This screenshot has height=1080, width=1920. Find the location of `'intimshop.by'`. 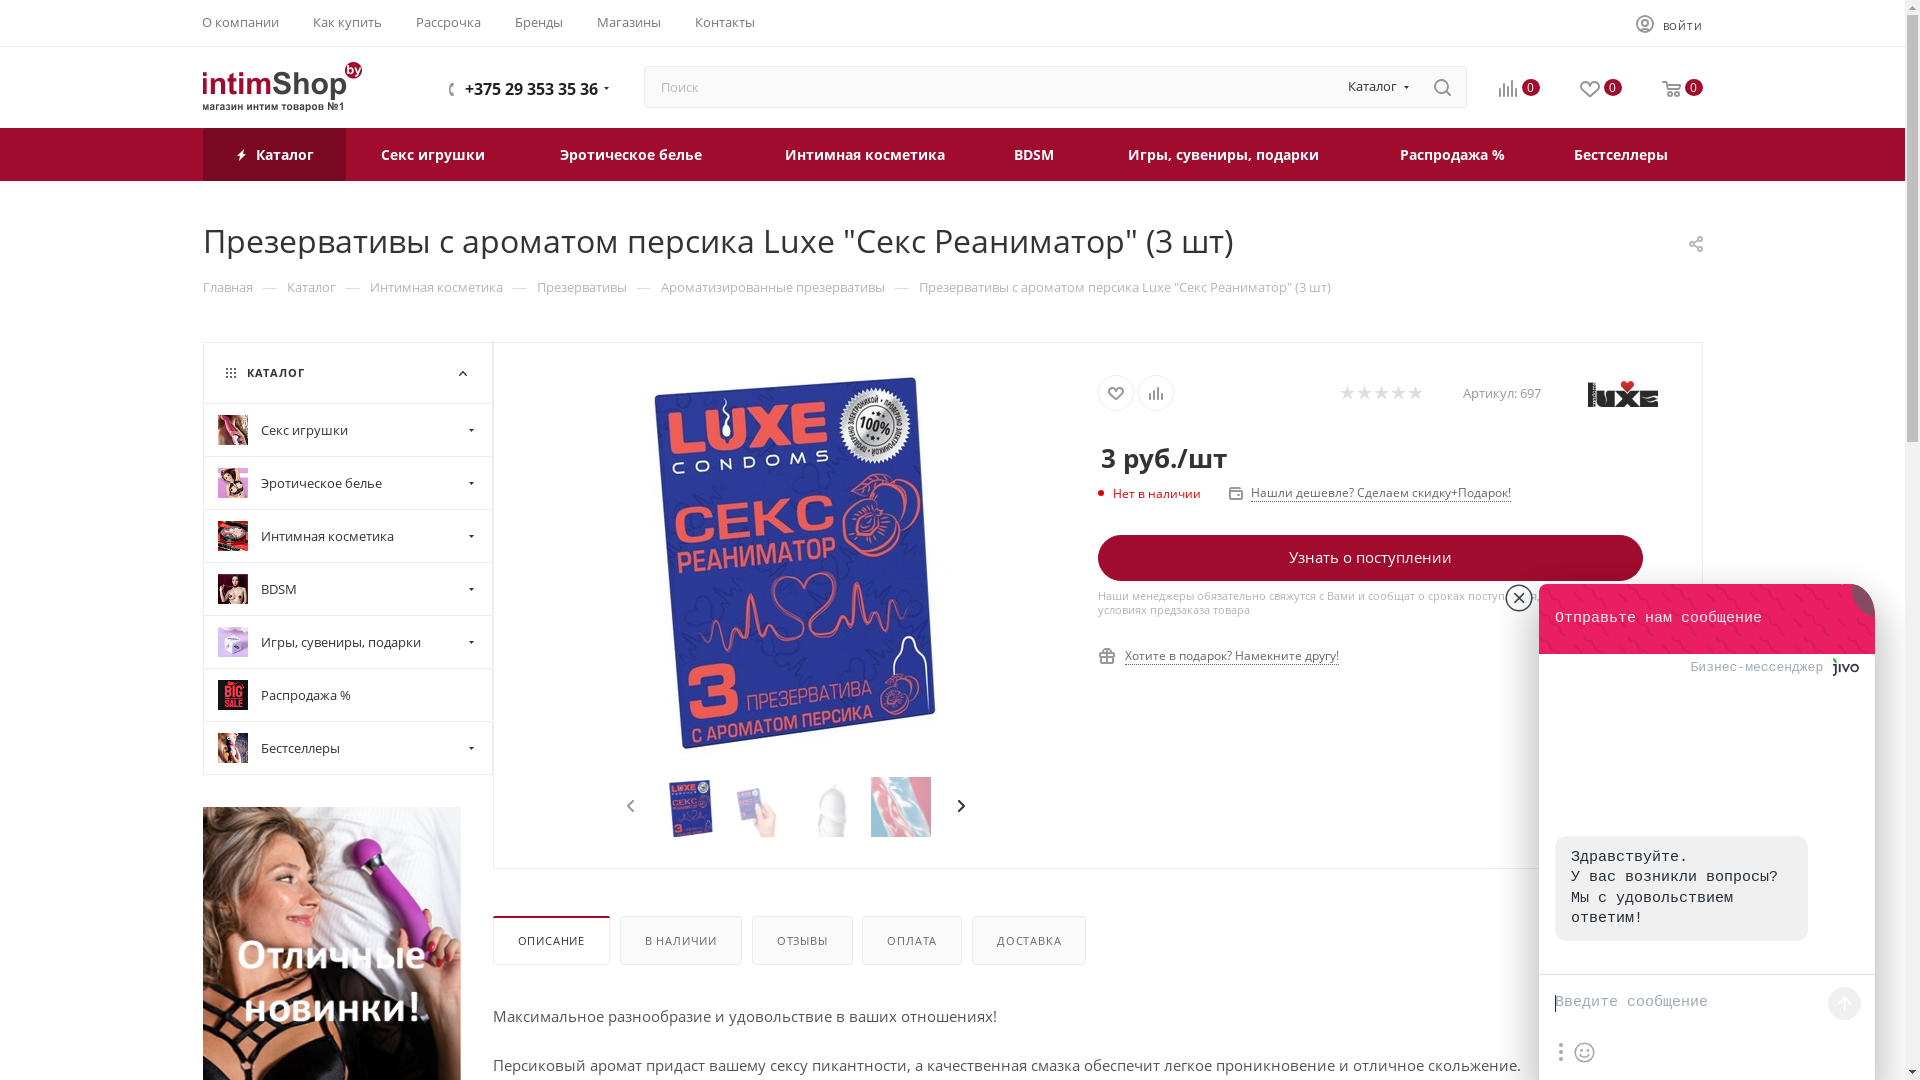

'intimshop.by' is located at coordinates (201, 86).